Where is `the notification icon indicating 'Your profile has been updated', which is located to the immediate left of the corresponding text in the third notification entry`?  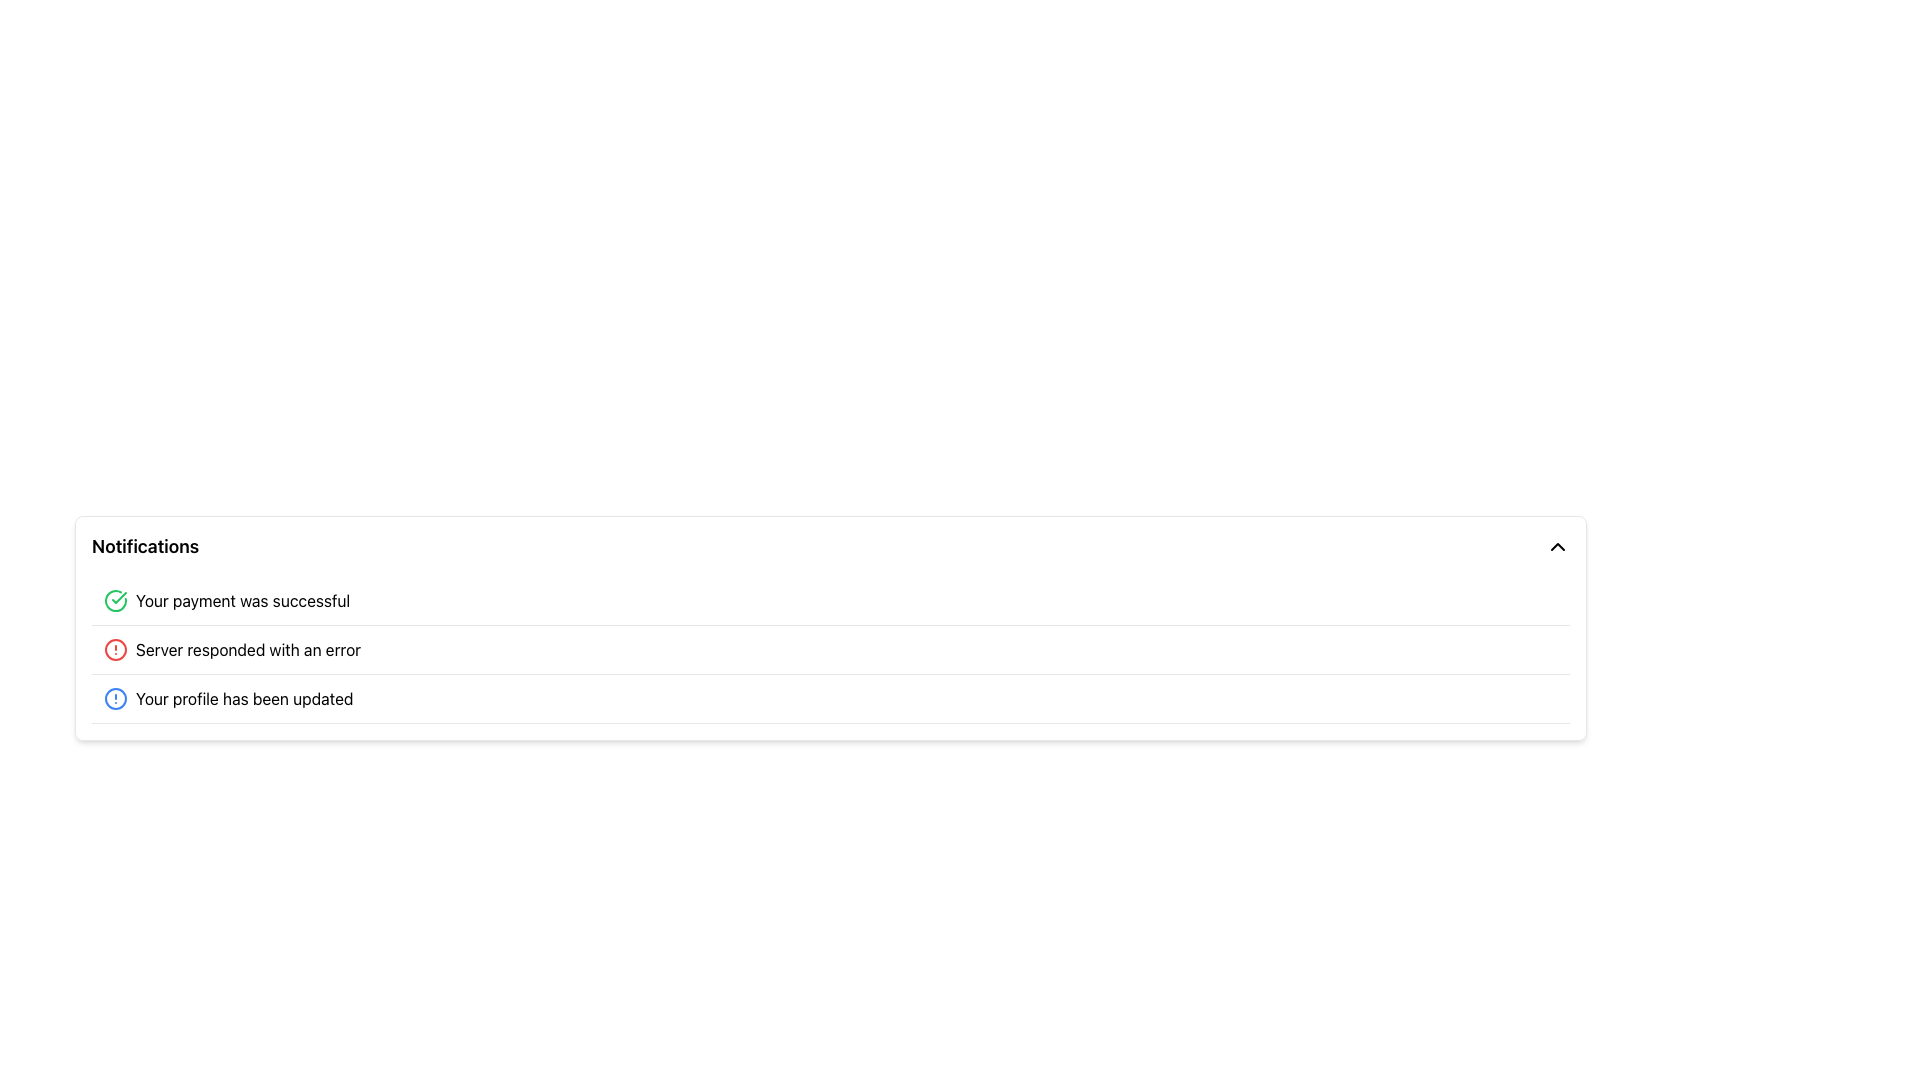 the notification icon indicating 'Your profile has been updated', which is located to the immediate left of the corresponding text in the third notification entry is located at coordinates (114, 697).